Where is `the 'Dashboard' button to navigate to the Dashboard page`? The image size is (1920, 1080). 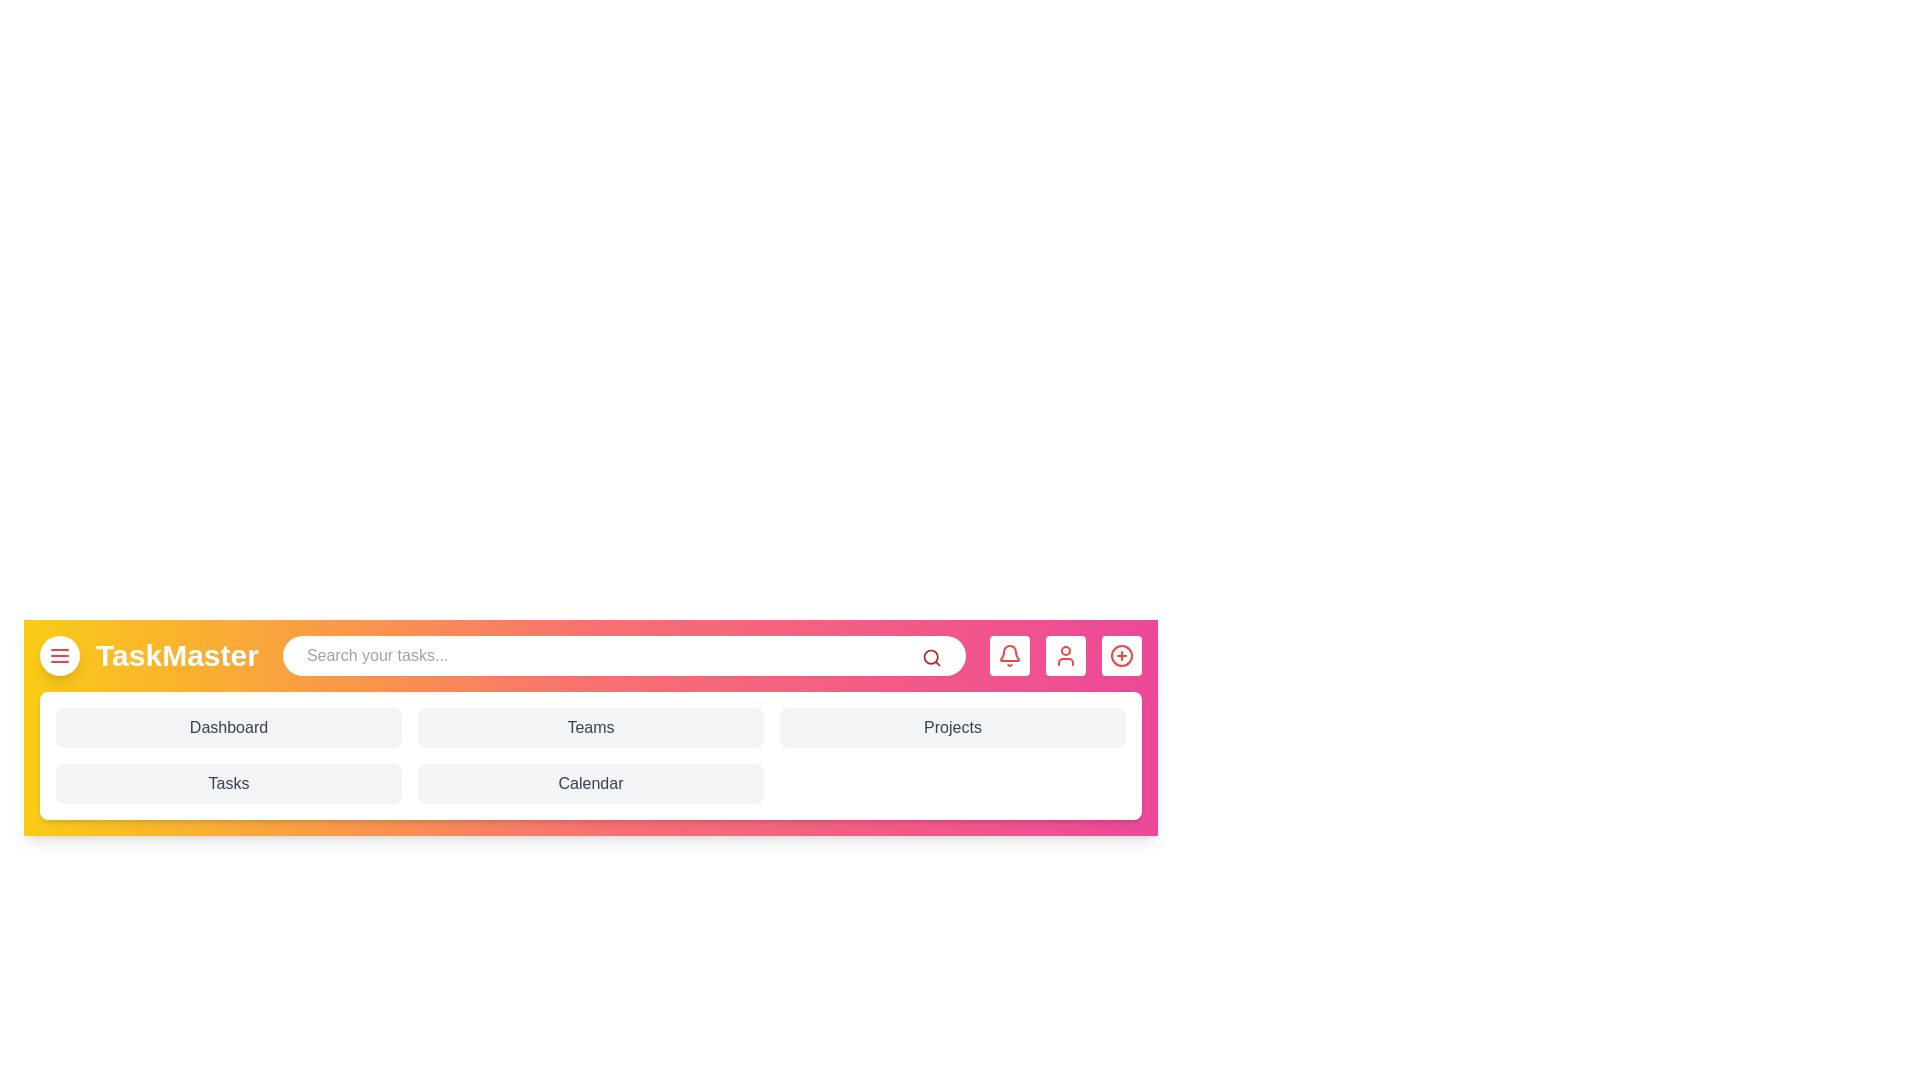
the 'Dashboard' button to navigate to the Dashboard page is located at coordinates (229, 728).